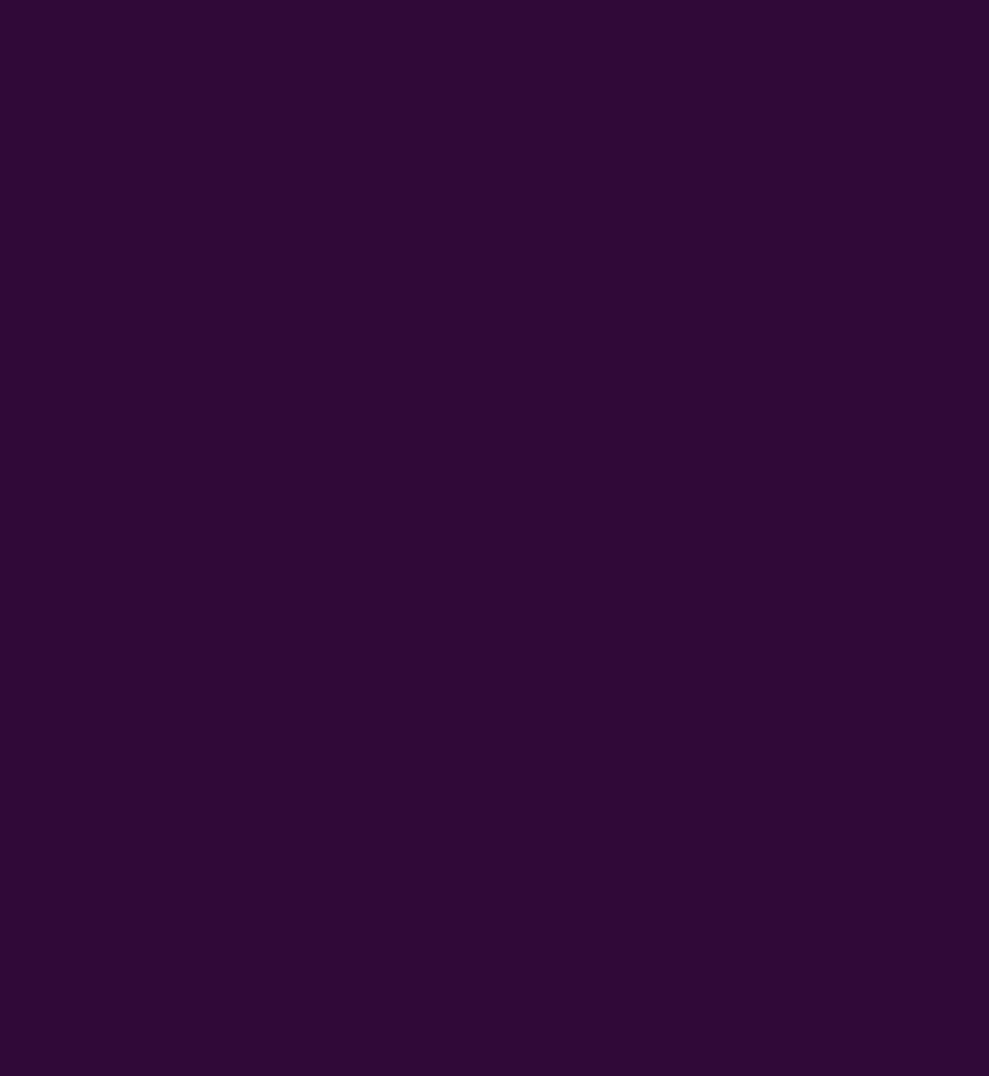  Describe the element at coordinates (174, 462) in the screenshot. I see `'of fun!!!                        This offer is exclusively intended for adult players who are at least 18 years old.'` at that location.